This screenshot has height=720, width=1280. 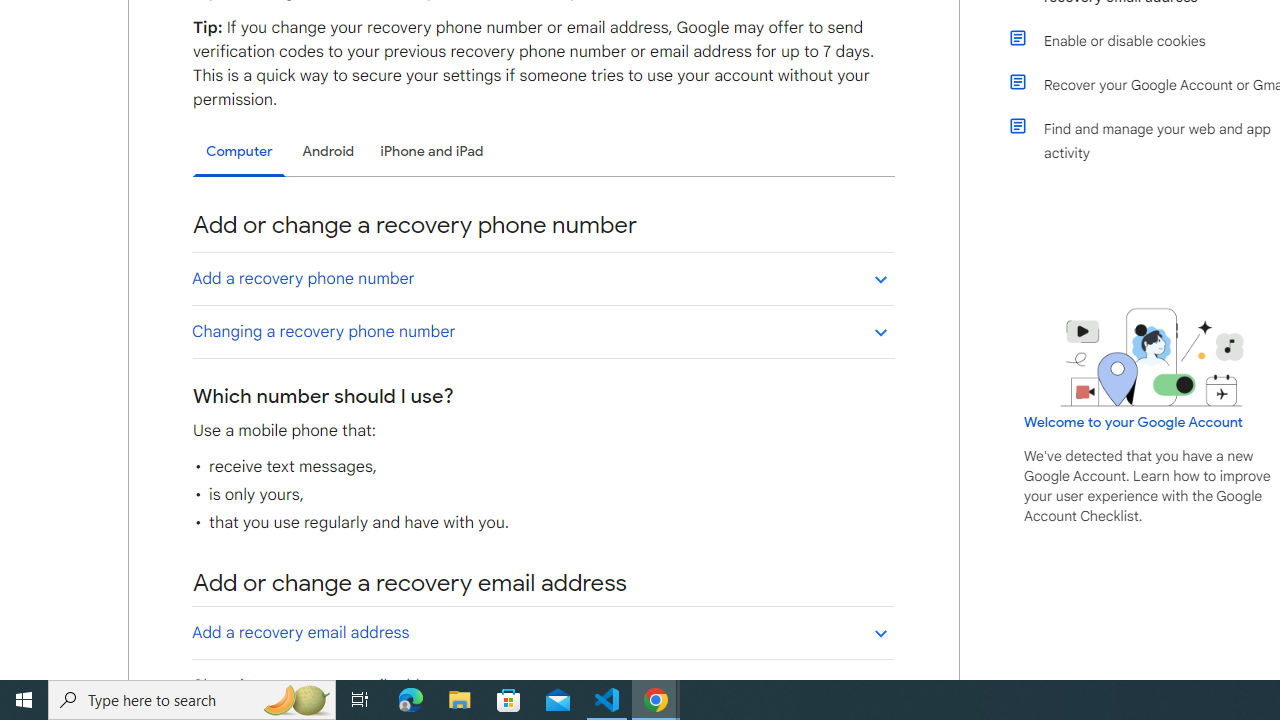 I want to click on 'Add a recovery email address', so click(x=542, y=632).